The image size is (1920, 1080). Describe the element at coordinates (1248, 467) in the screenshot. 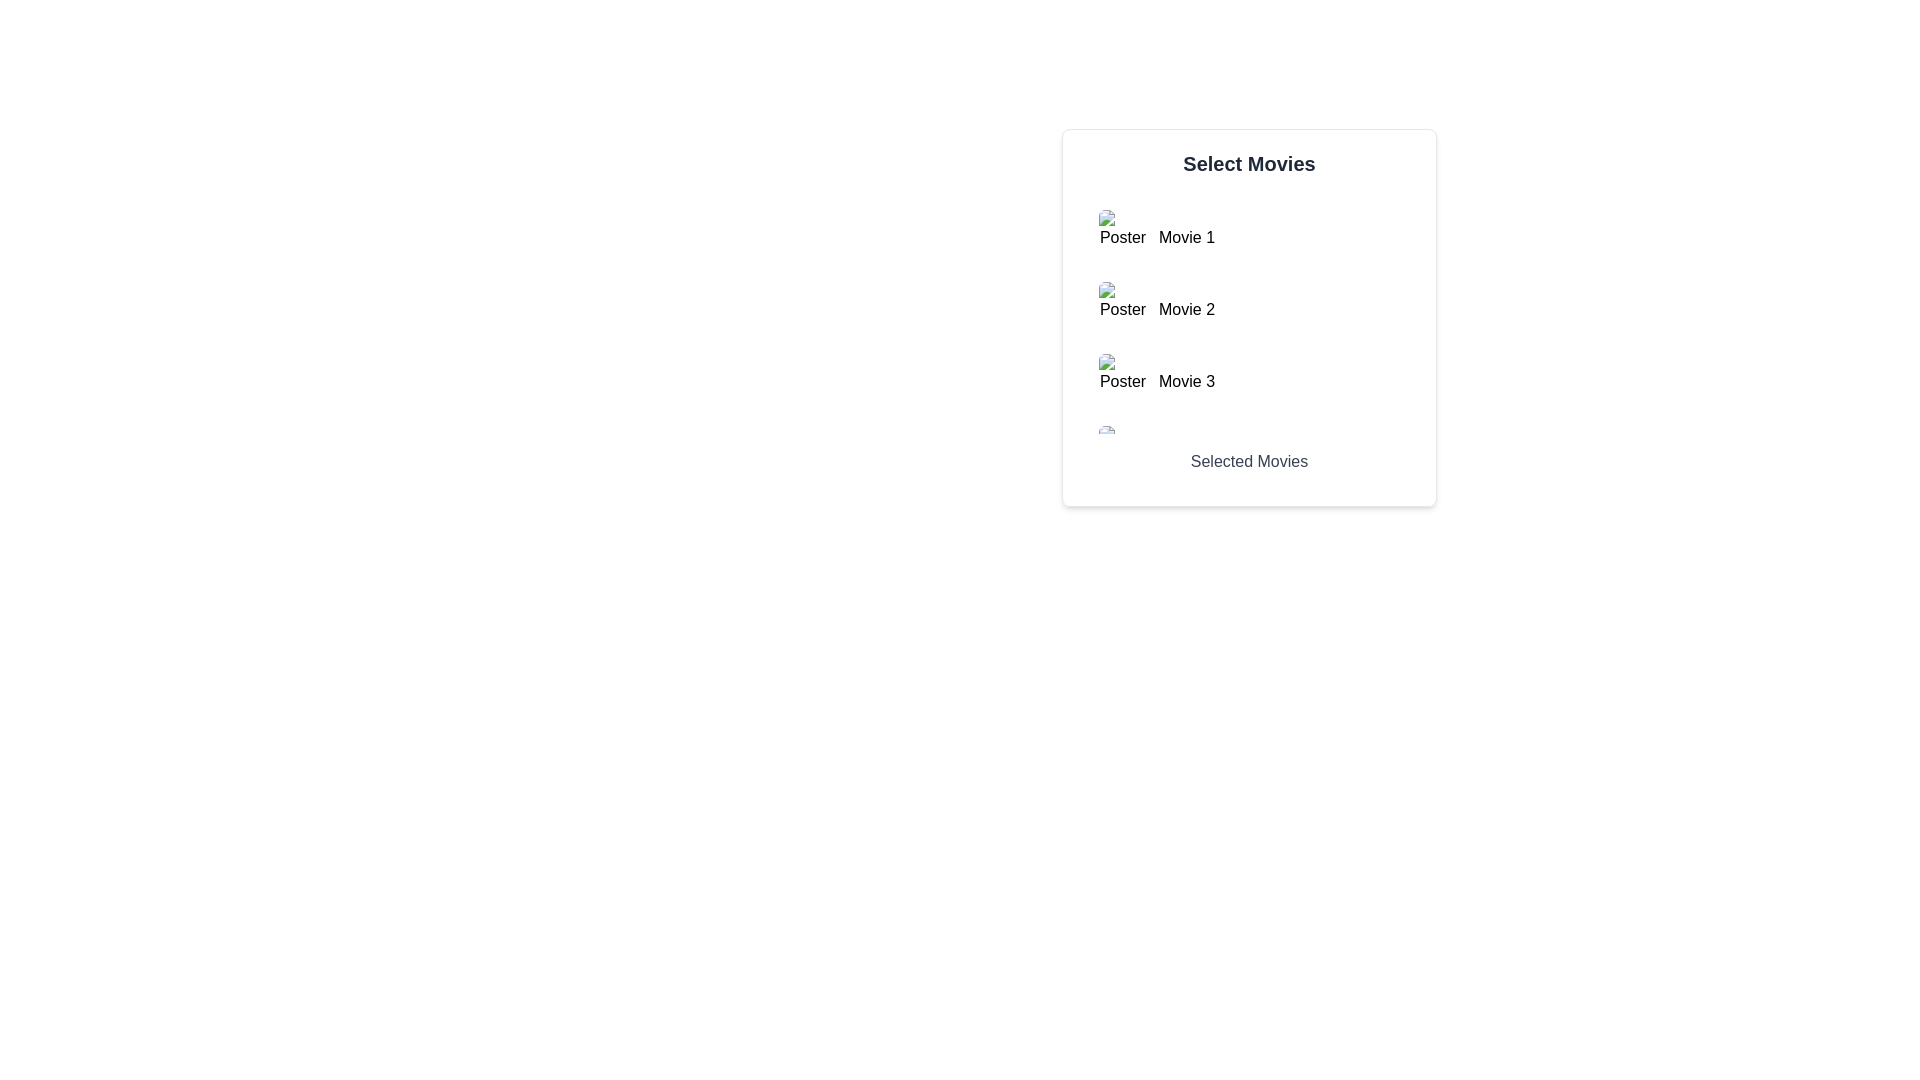

I see `the 'Selected Movies' text label, which is styled as part of a list or section header and is positioned below the items 'Movie 1' to 'Movie 3'` at that location.